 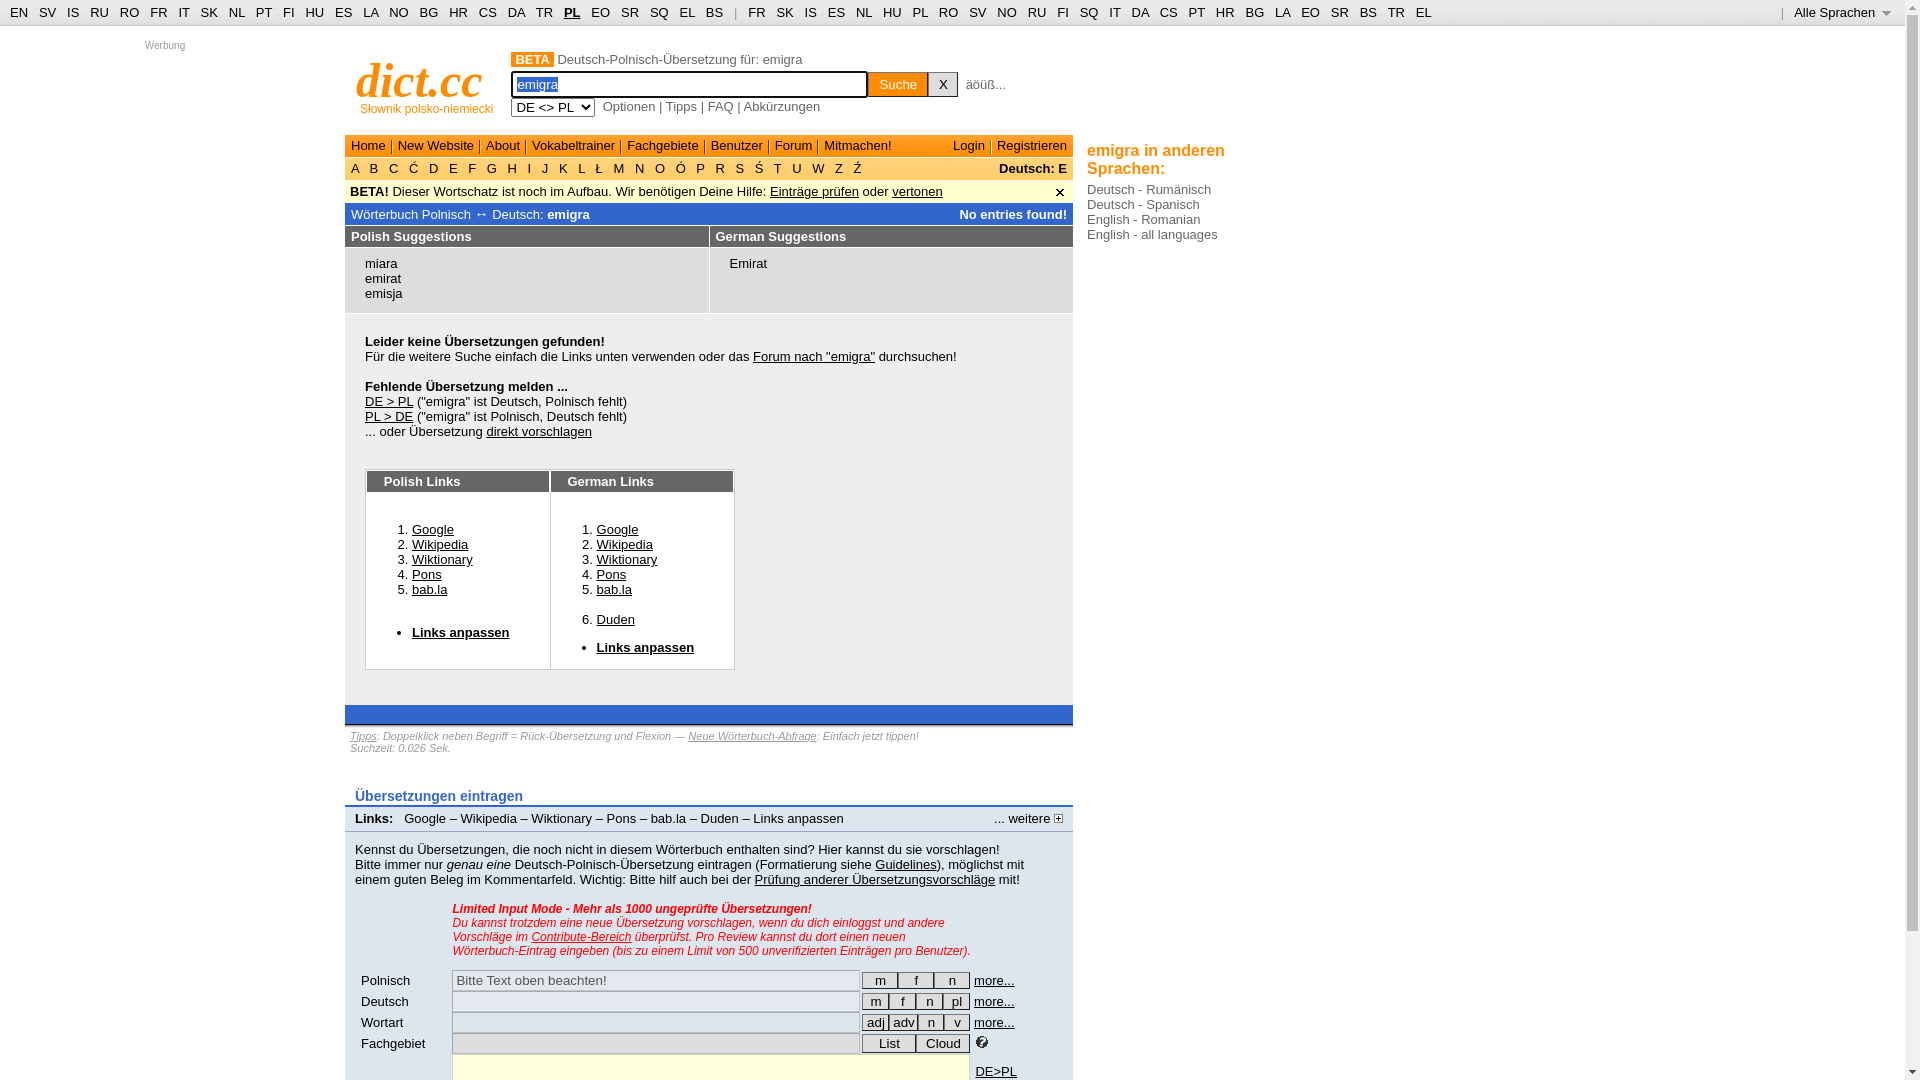 I want to click on 'IS', so click(x=811, y=12).